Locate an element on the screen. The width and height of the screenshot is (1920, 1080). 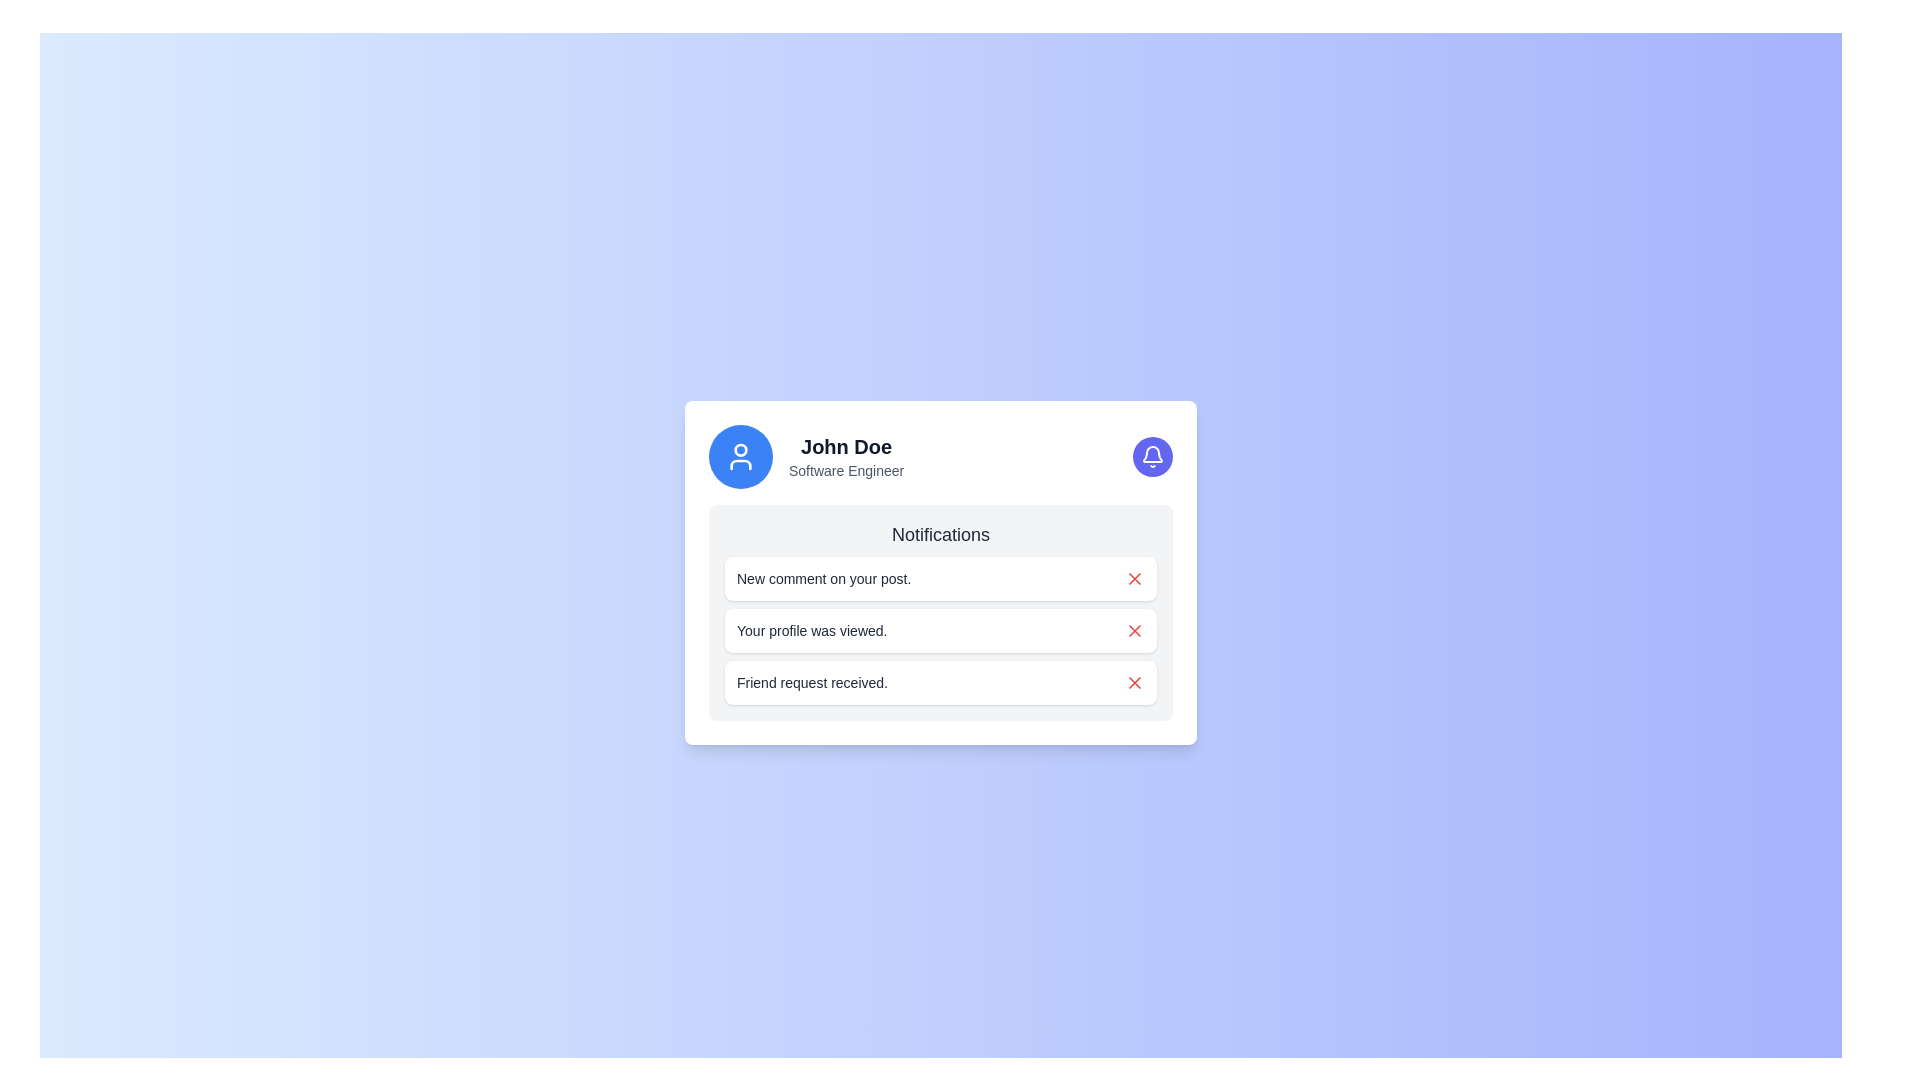
the text label that indicates a received friend request, located in the lower part of the notification panel next to the 'X' button is located at coordinates (812, 681).